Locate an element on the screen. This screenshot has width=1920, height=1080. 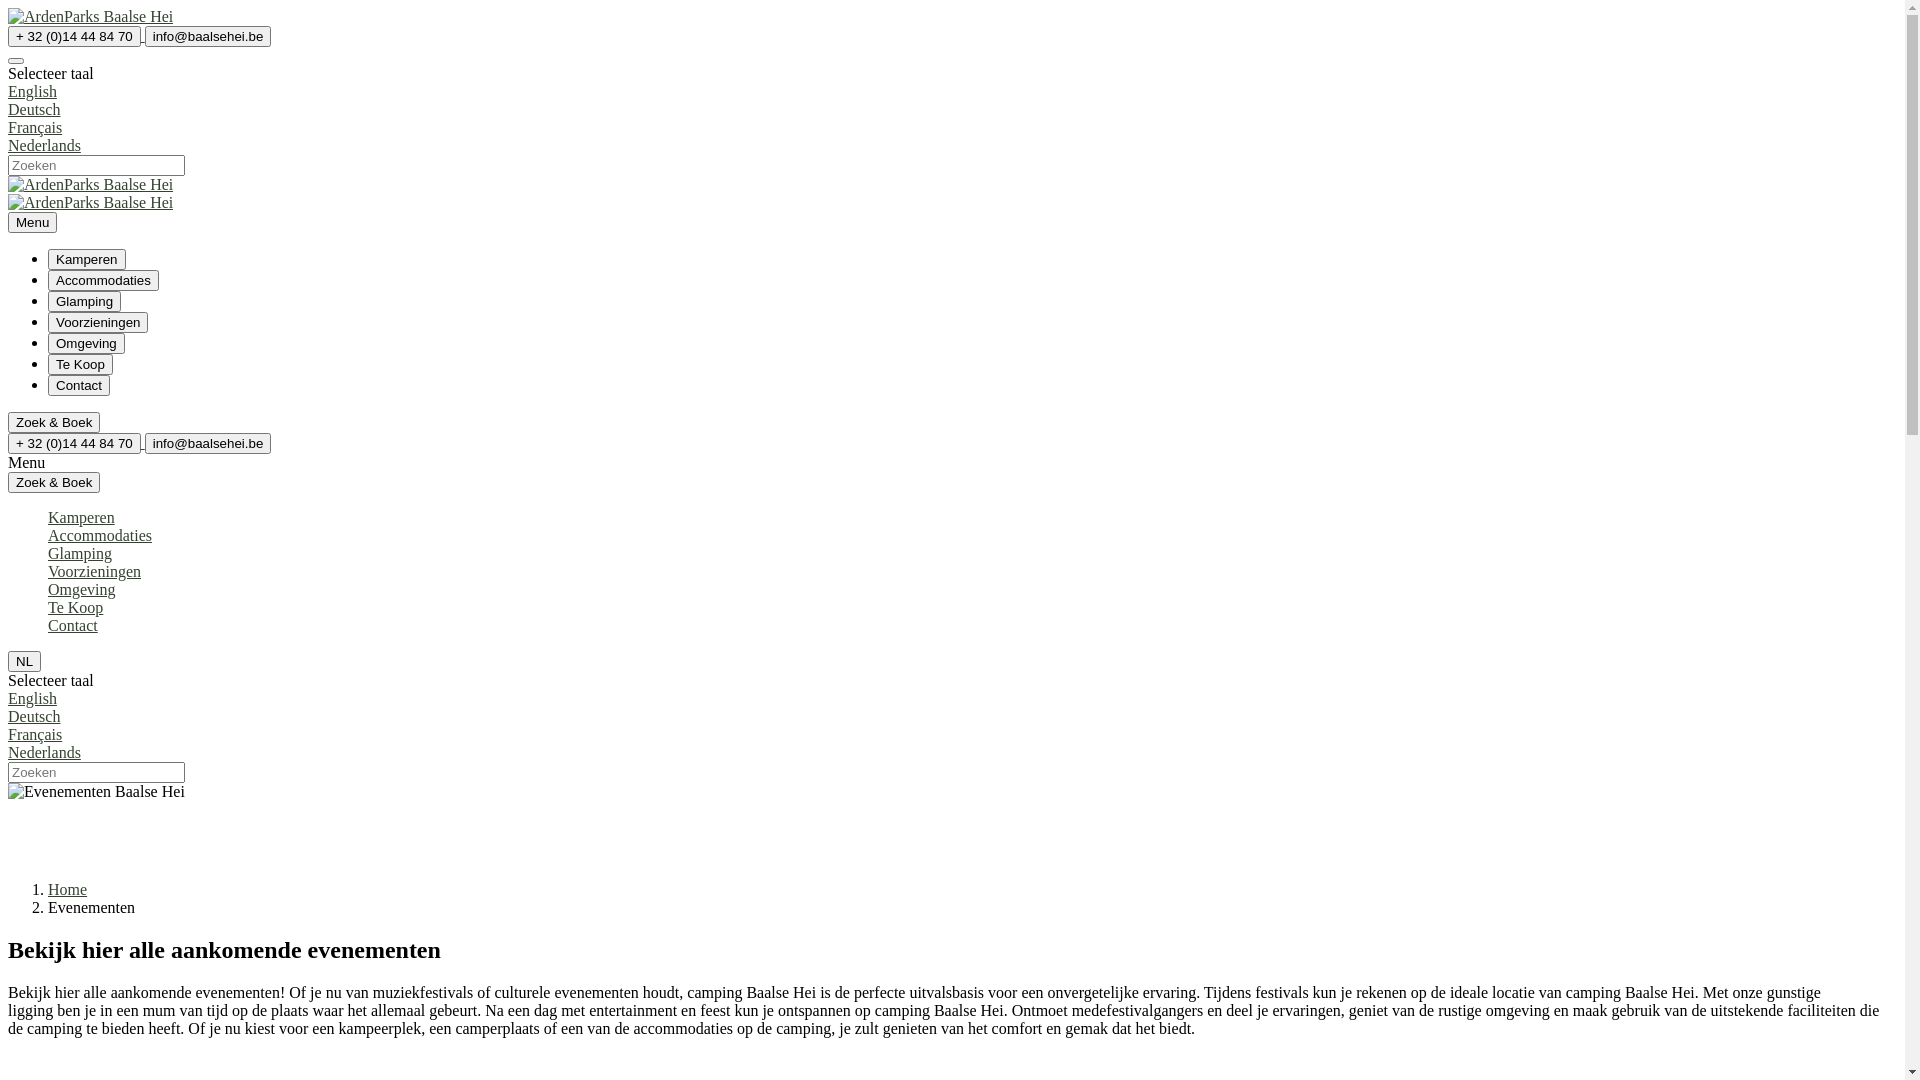
'Kamperen' is located at coordinates (48, 257).